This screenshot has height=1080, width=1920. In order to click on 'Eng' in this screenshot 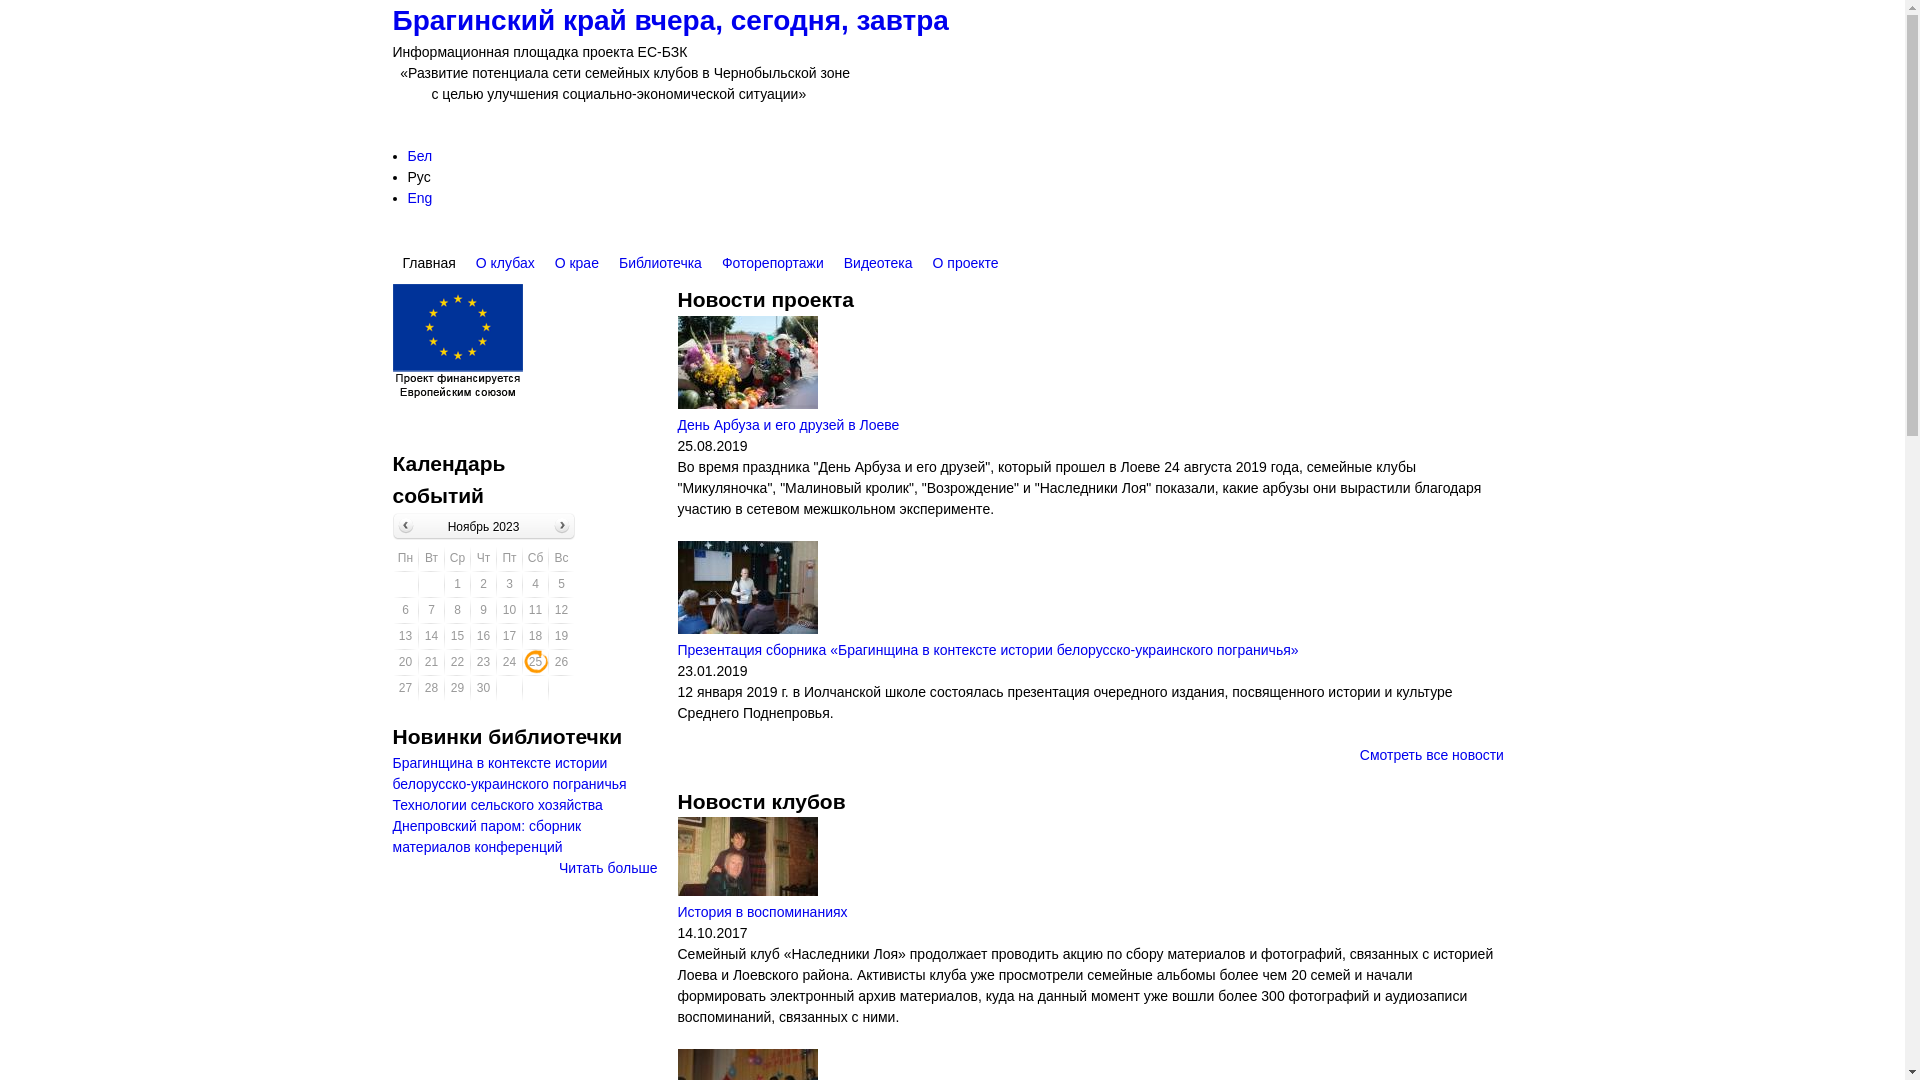, I will do `click(407, 197)`.